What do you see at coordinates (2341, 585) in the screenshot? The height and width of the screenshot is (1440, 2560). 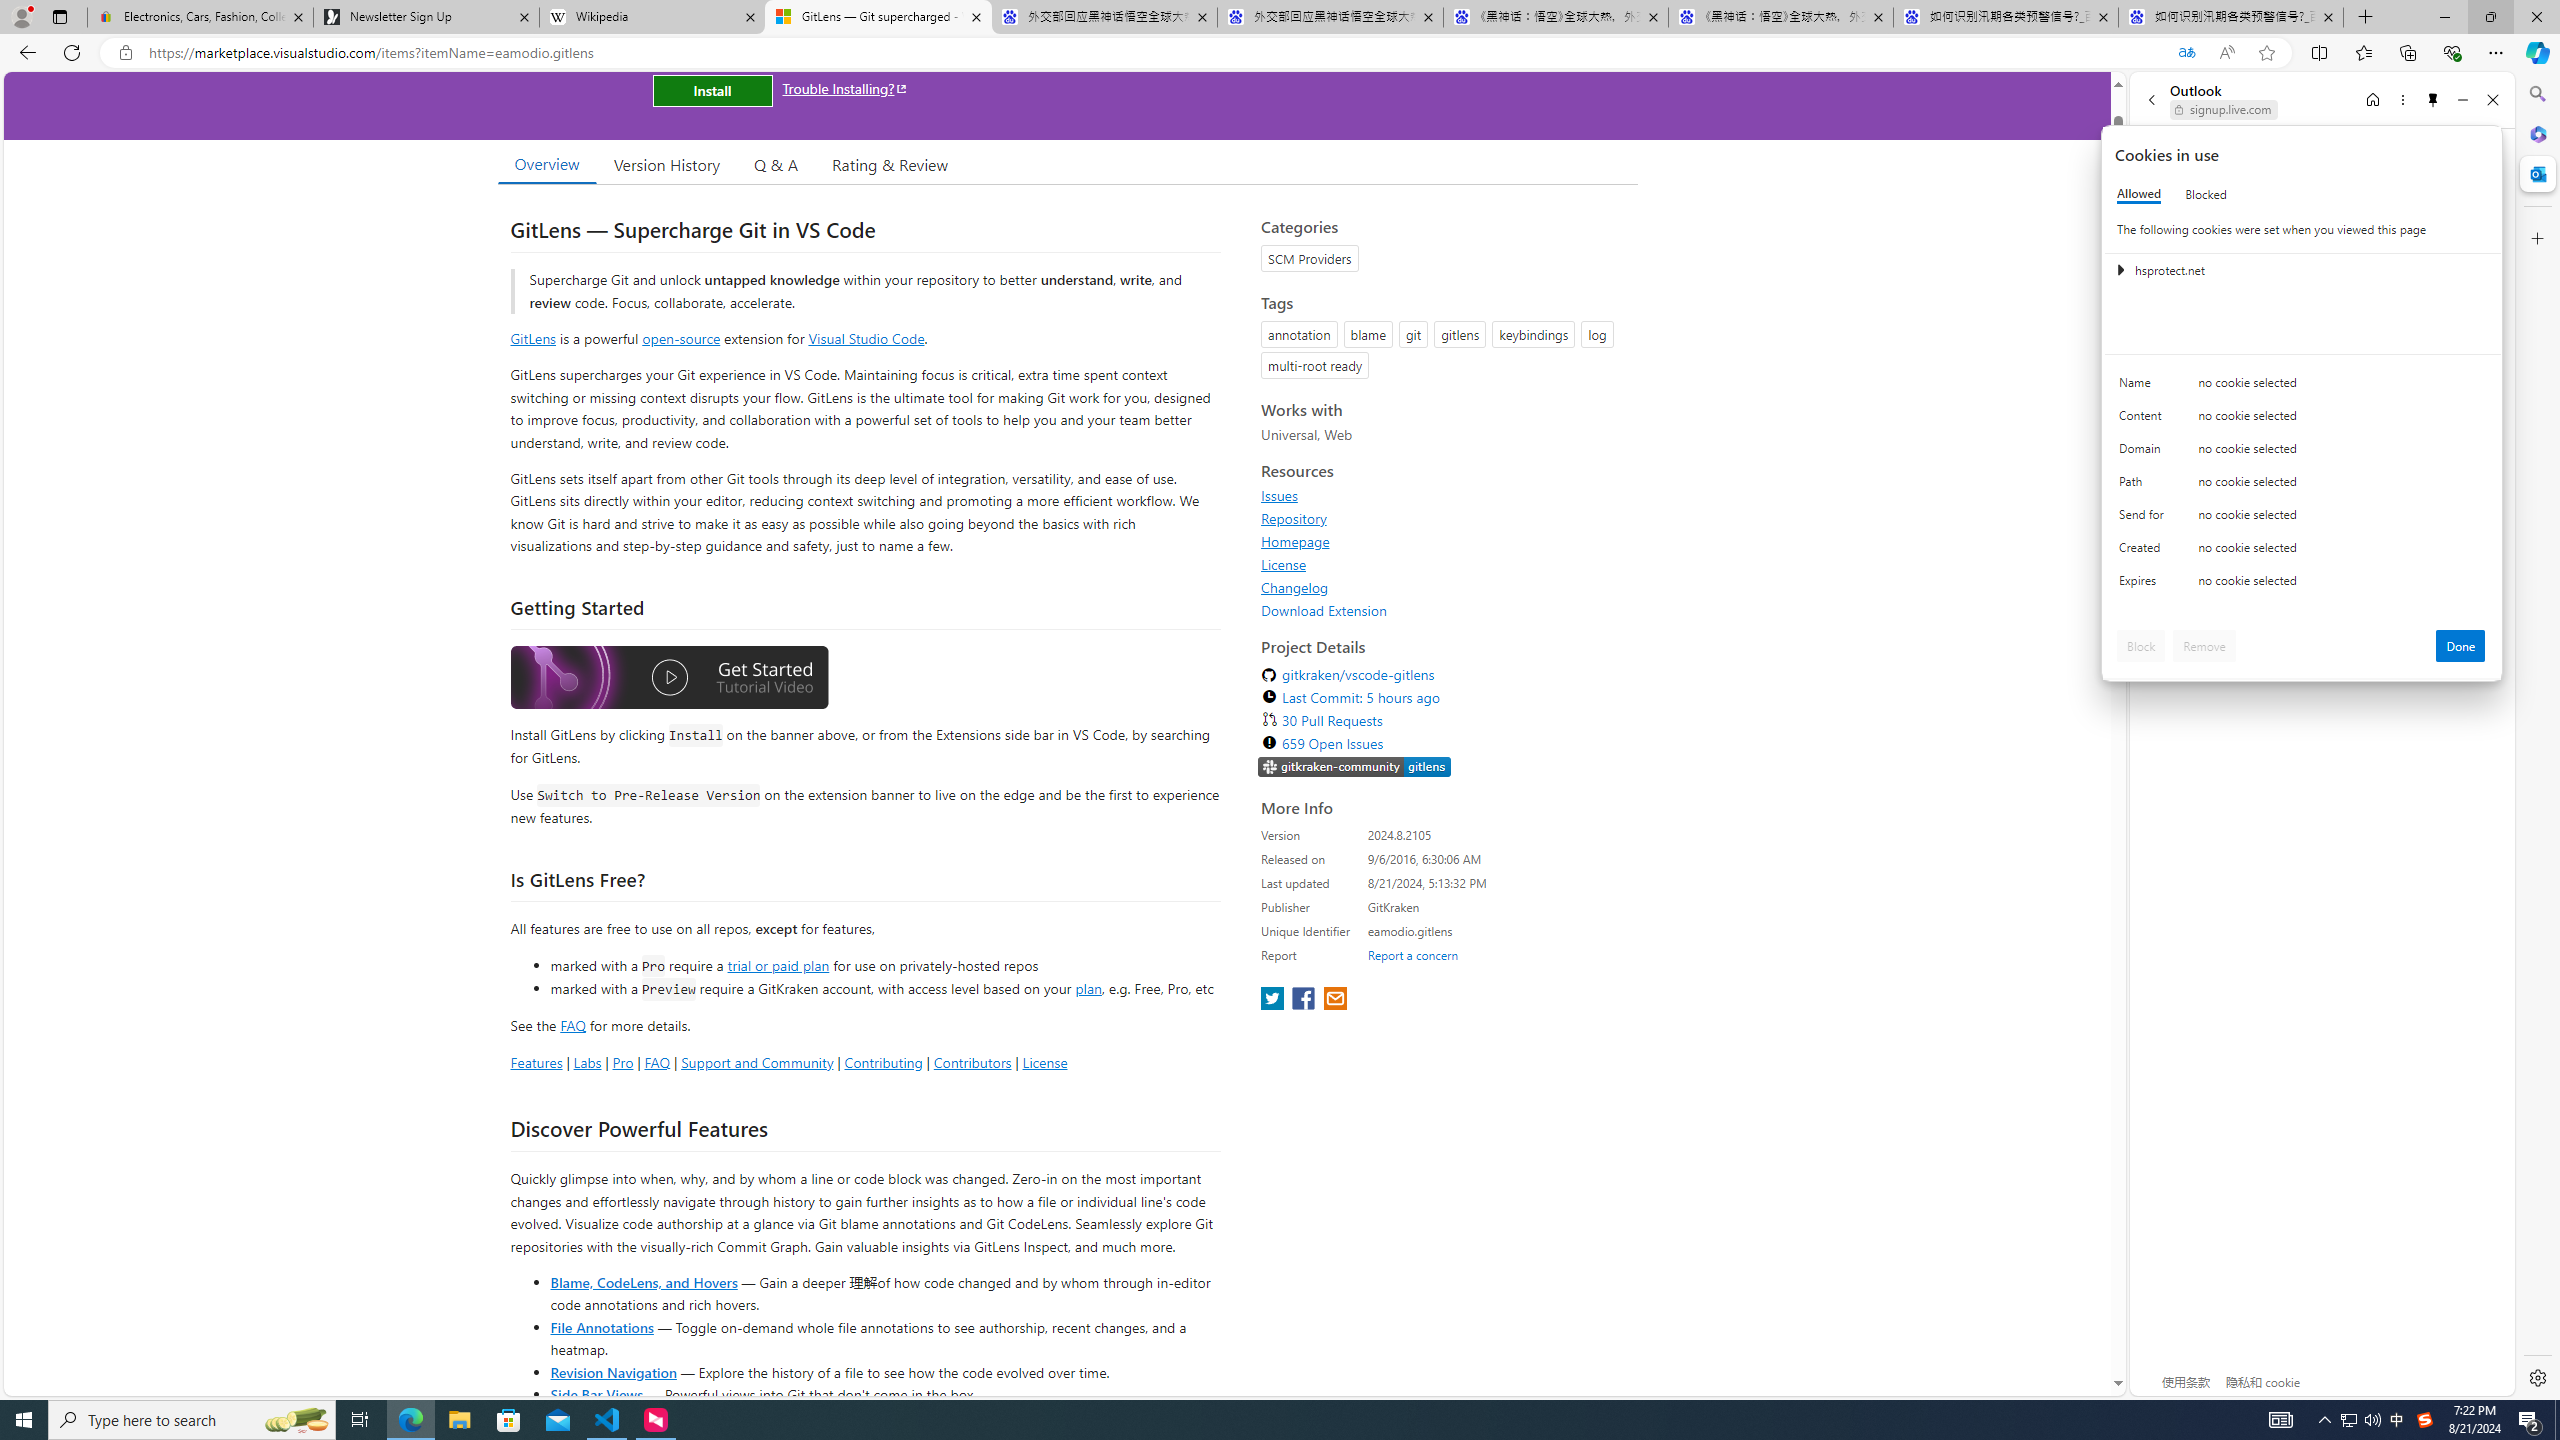 I see `'no cookie selected'` at bounding box center [2341, 585].